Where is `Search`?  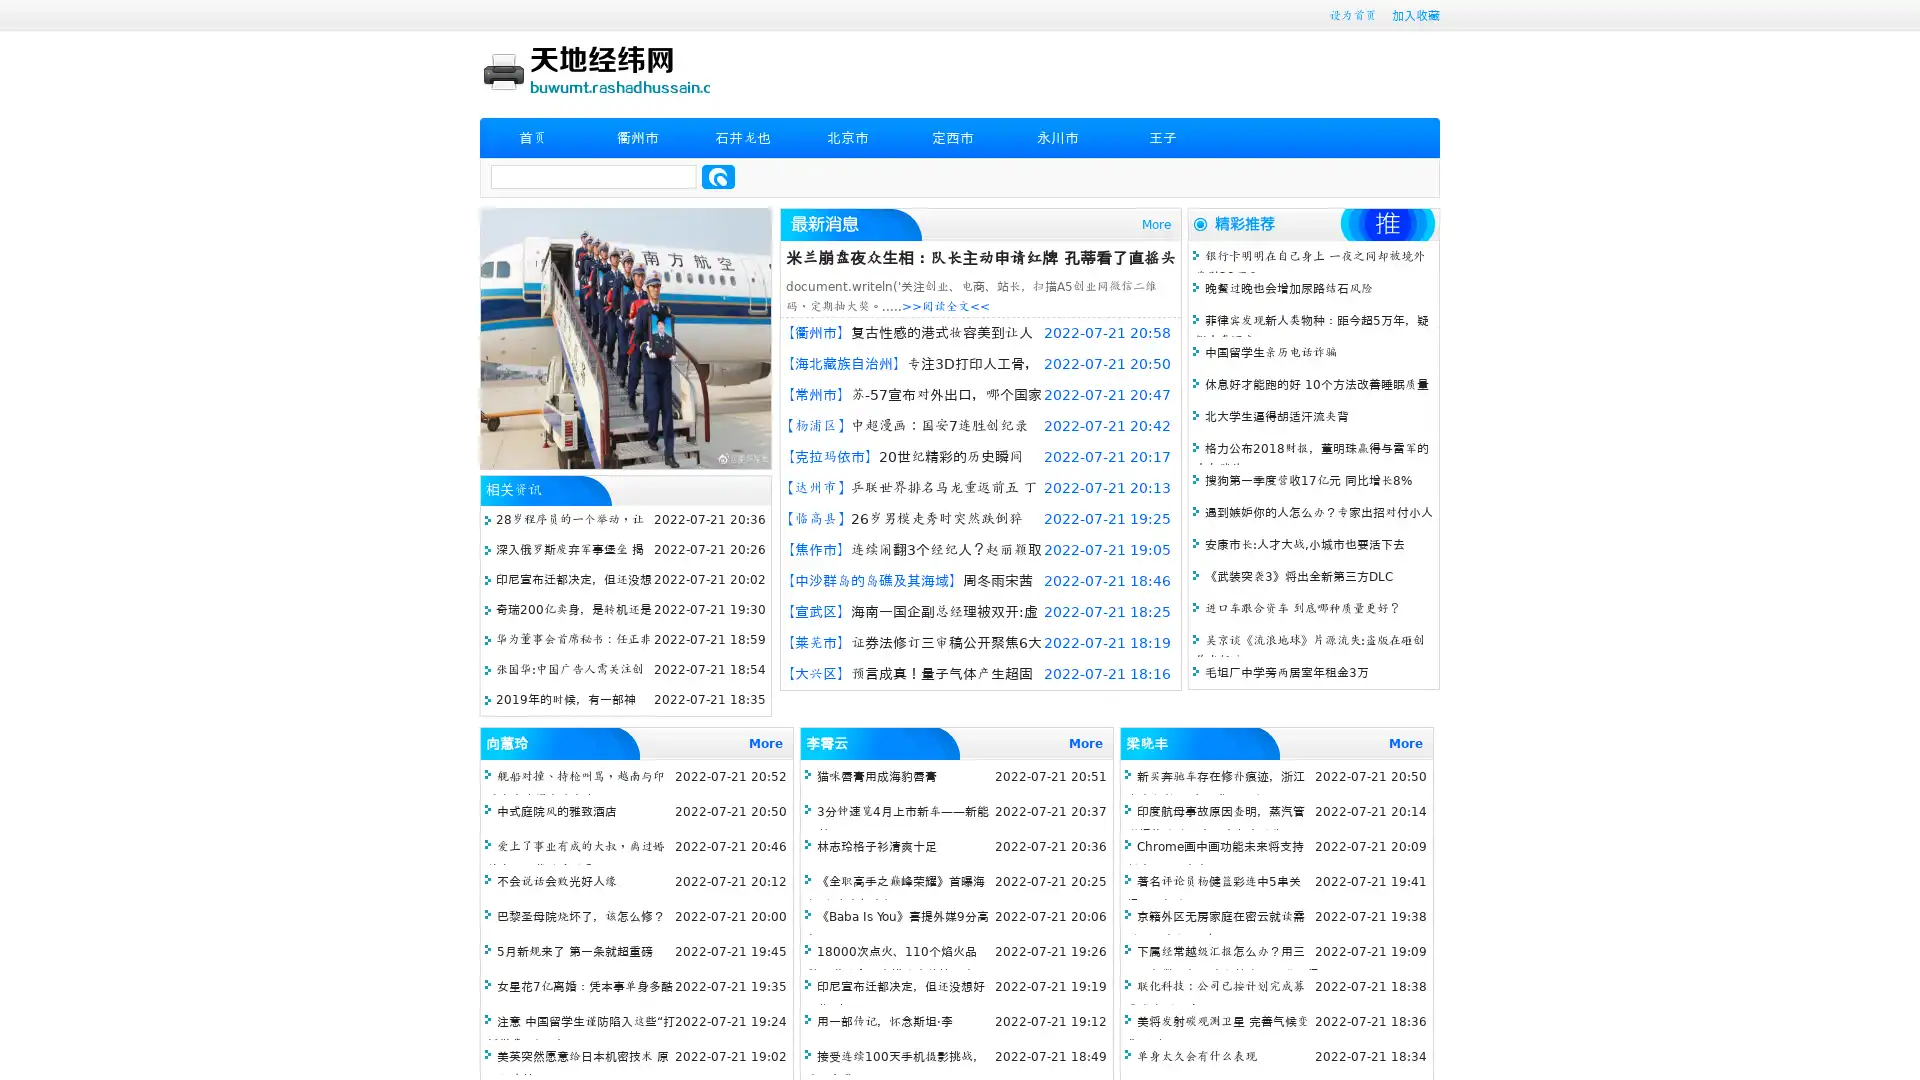 Search is located at coordinates (718, 176).